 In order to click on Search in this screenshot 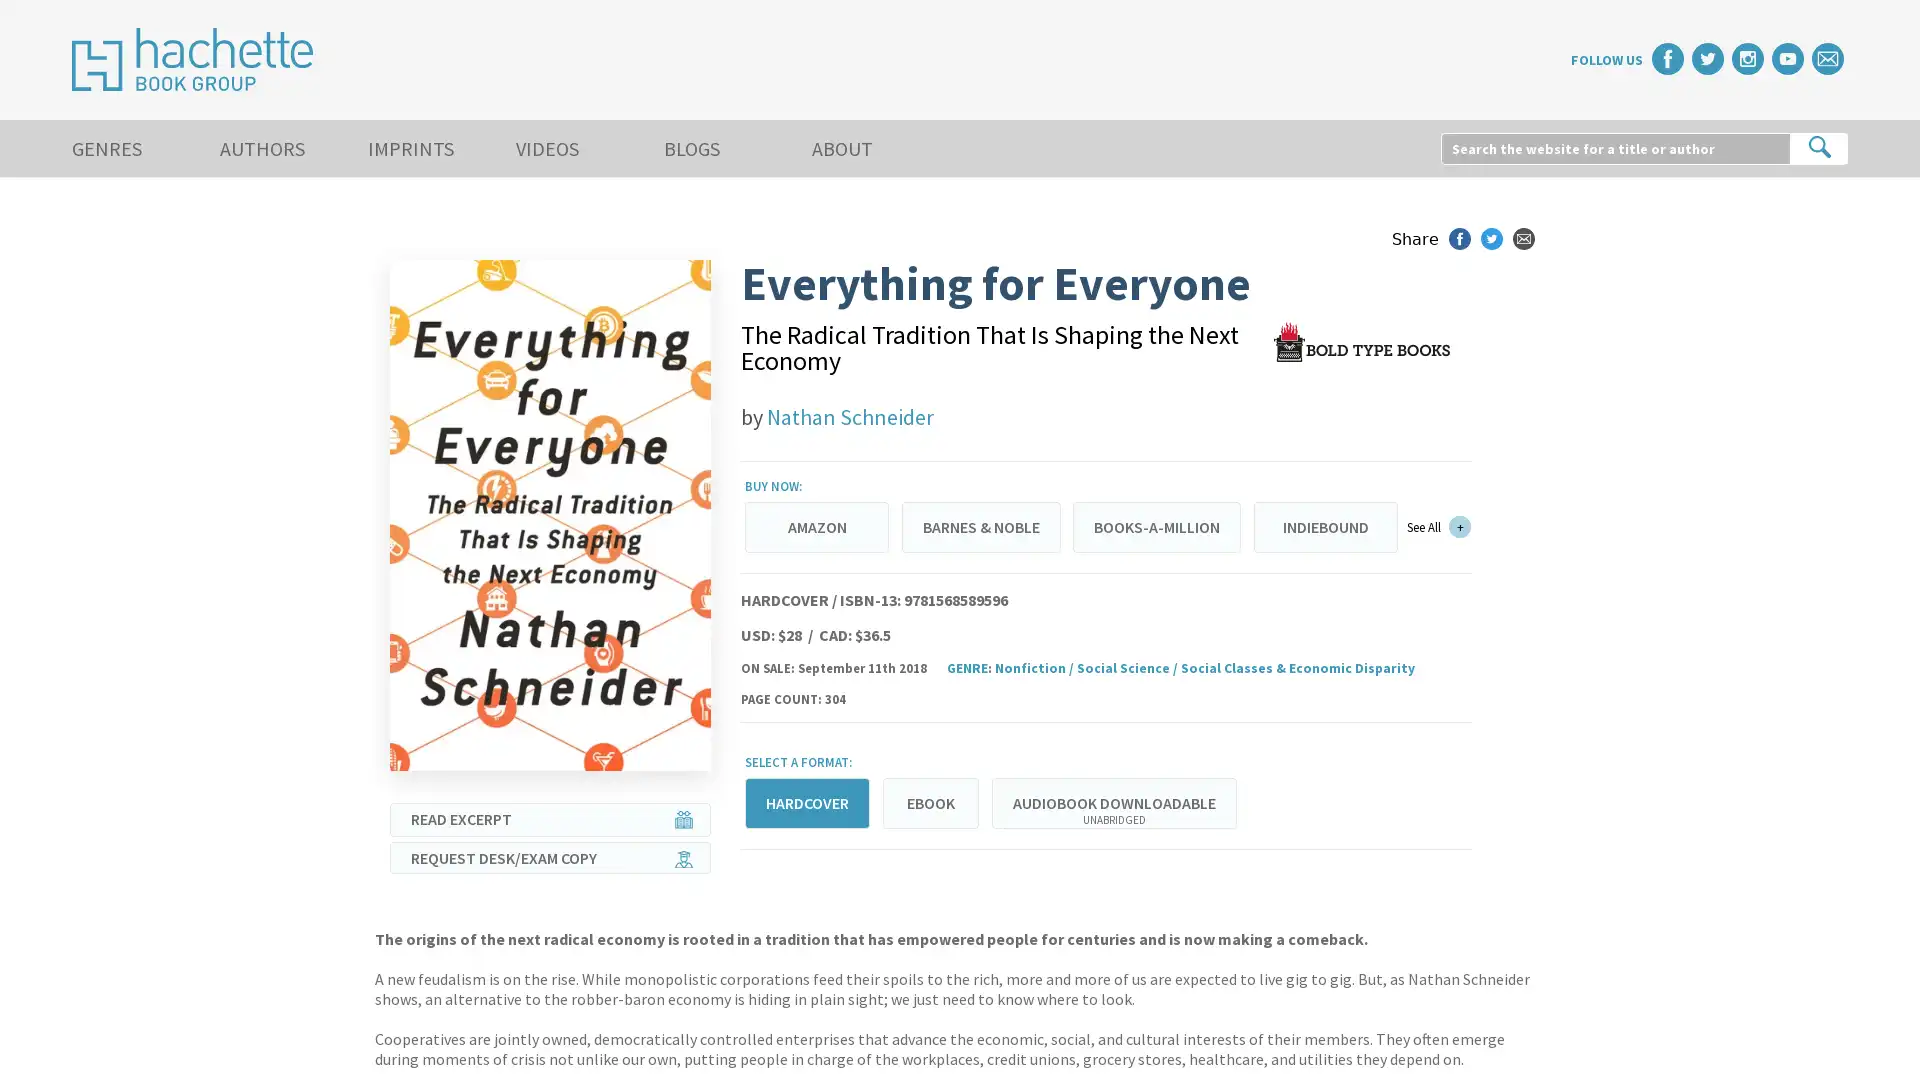, I will do `click(1819, 146)`.